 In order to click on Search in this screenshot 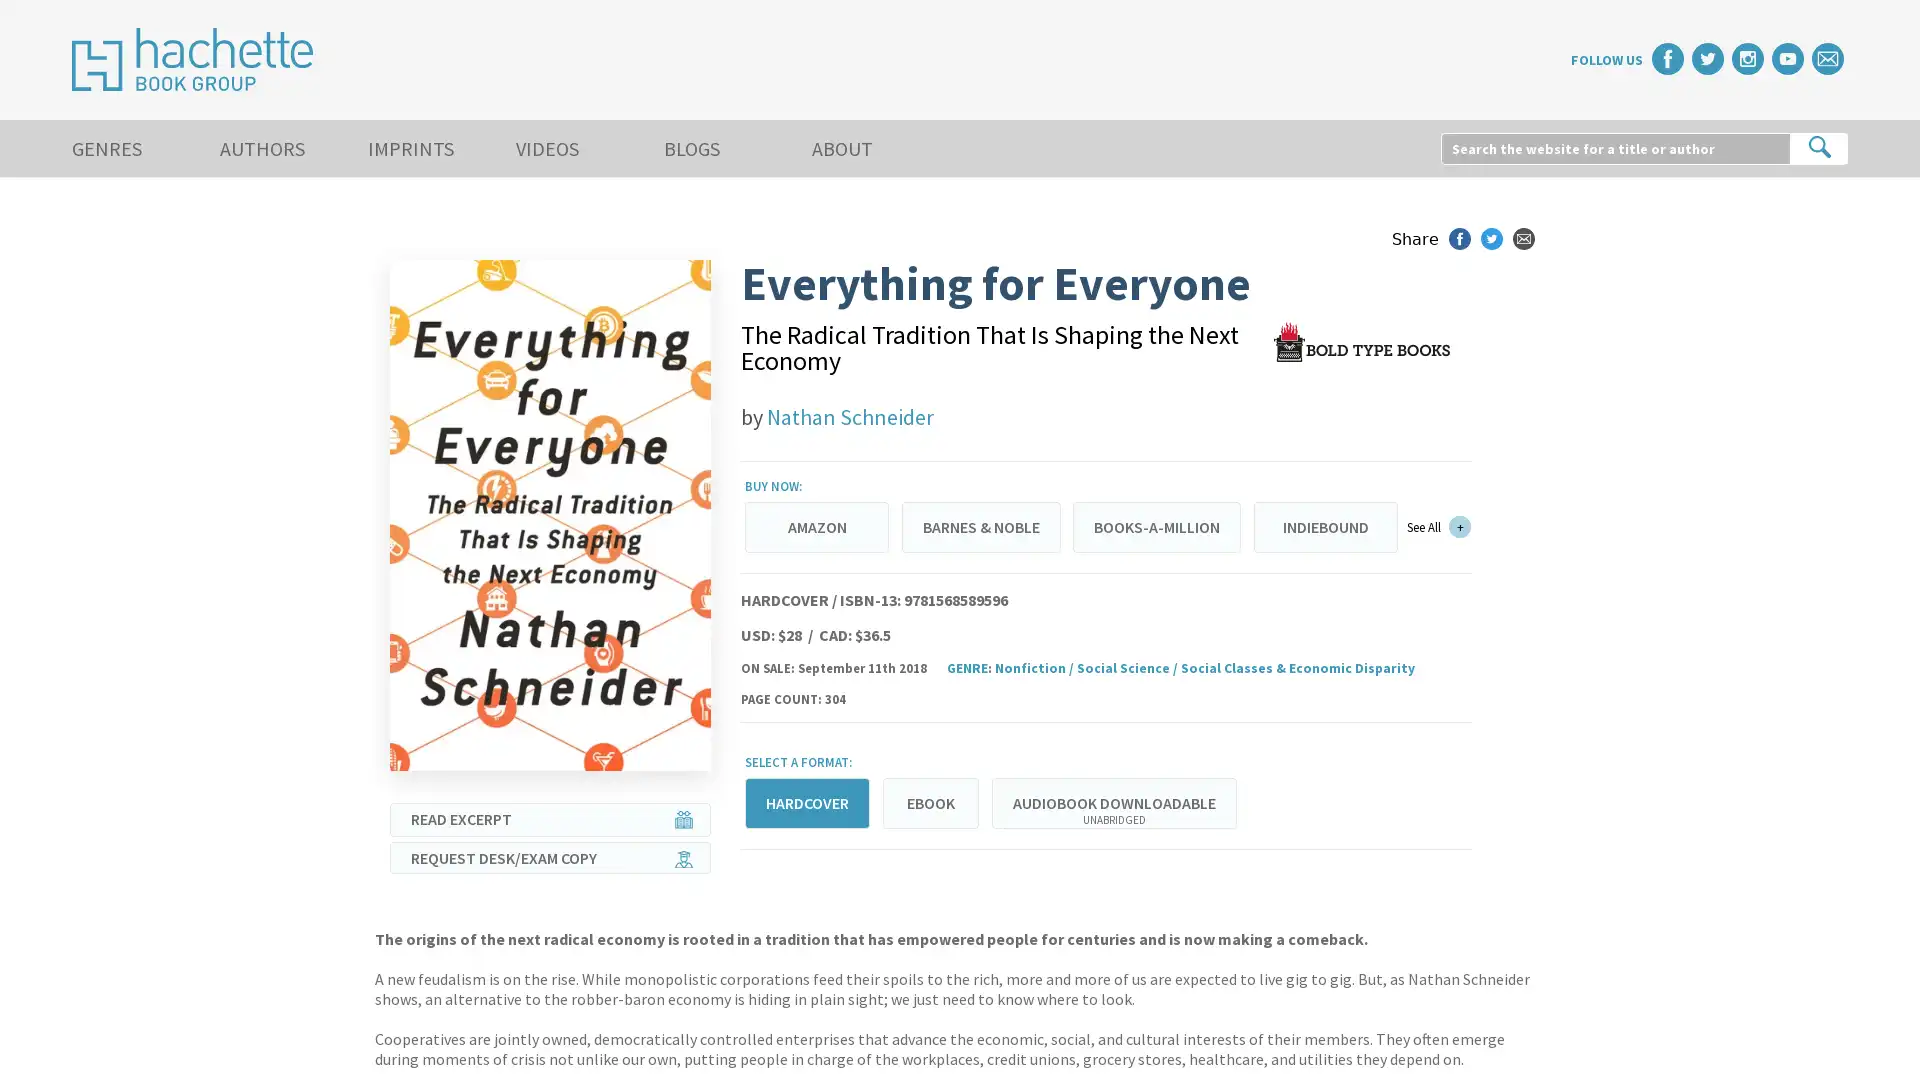, I will do `click(1819, 146)`.